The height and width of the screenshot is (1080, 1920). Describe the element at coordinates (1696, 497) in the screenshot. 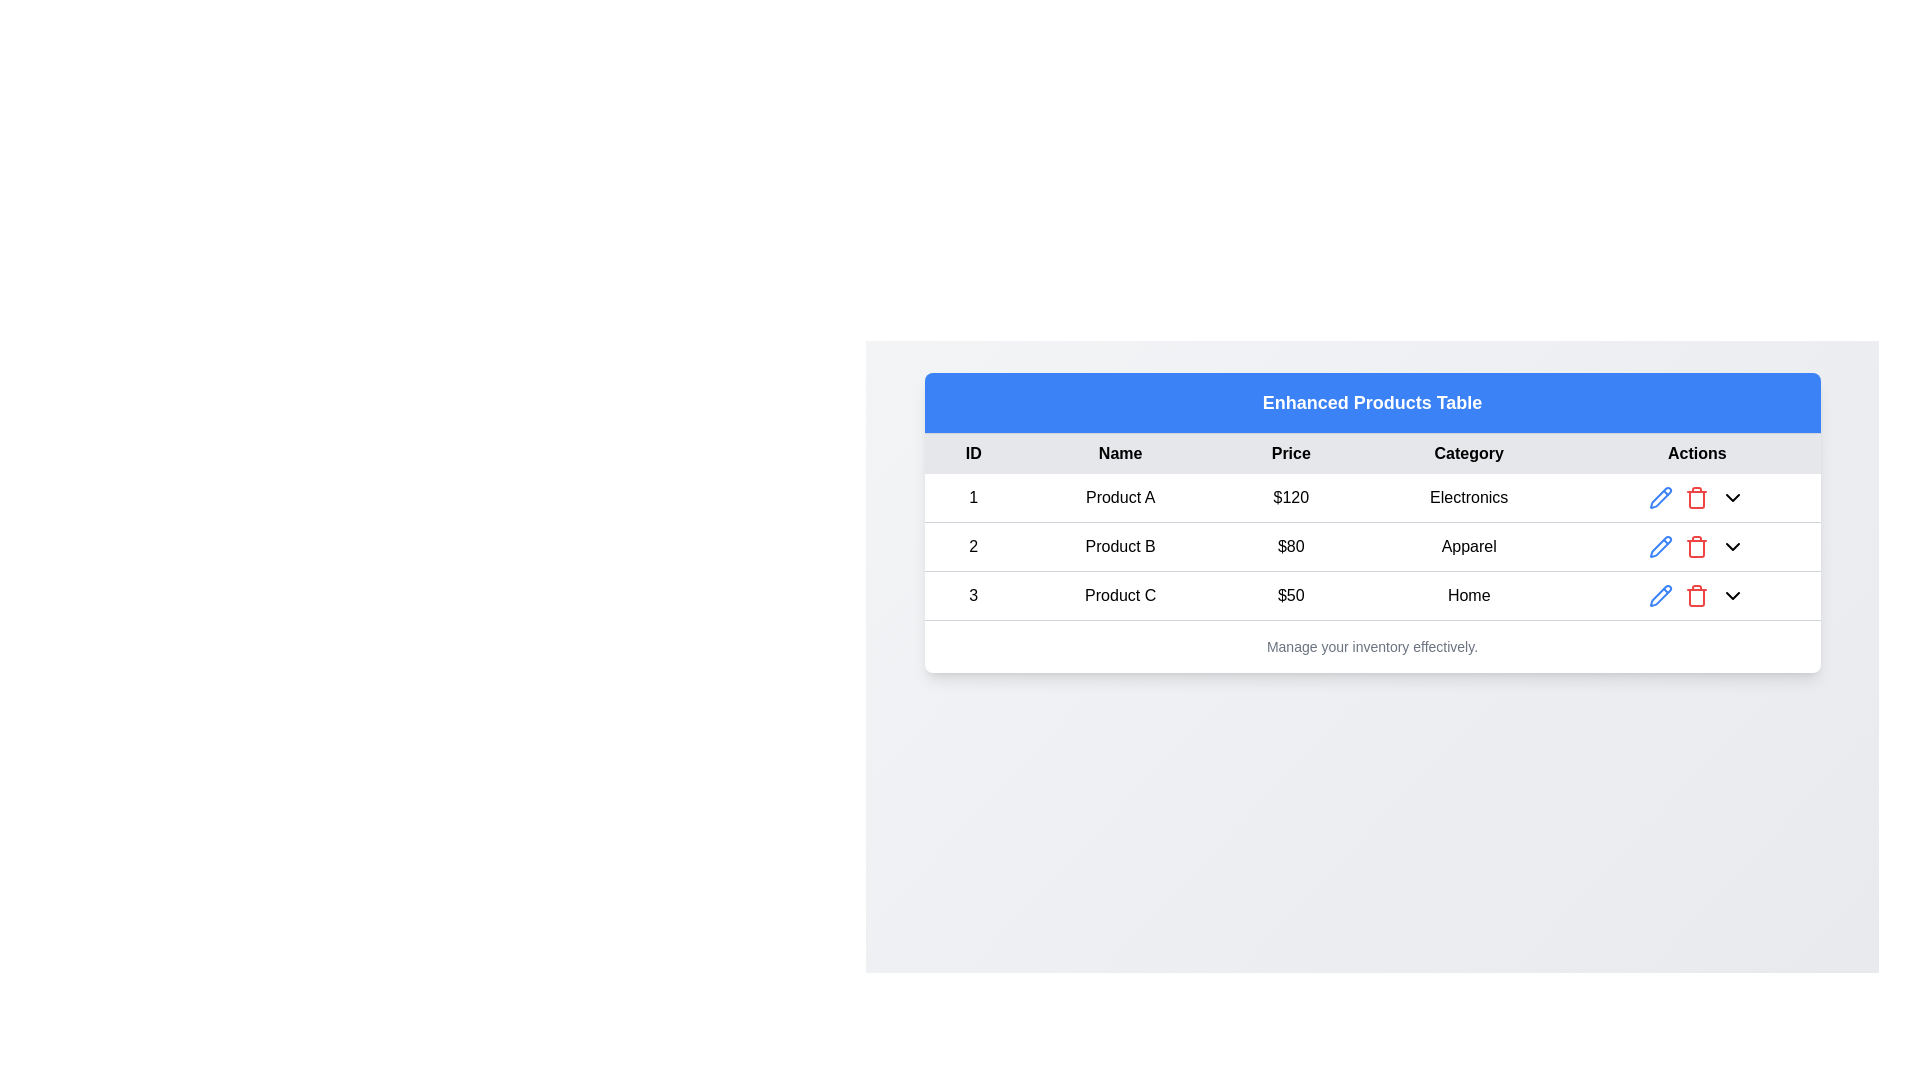

I see `the delete icon button located in the 'Actions' column of the first row of the table` at that location.